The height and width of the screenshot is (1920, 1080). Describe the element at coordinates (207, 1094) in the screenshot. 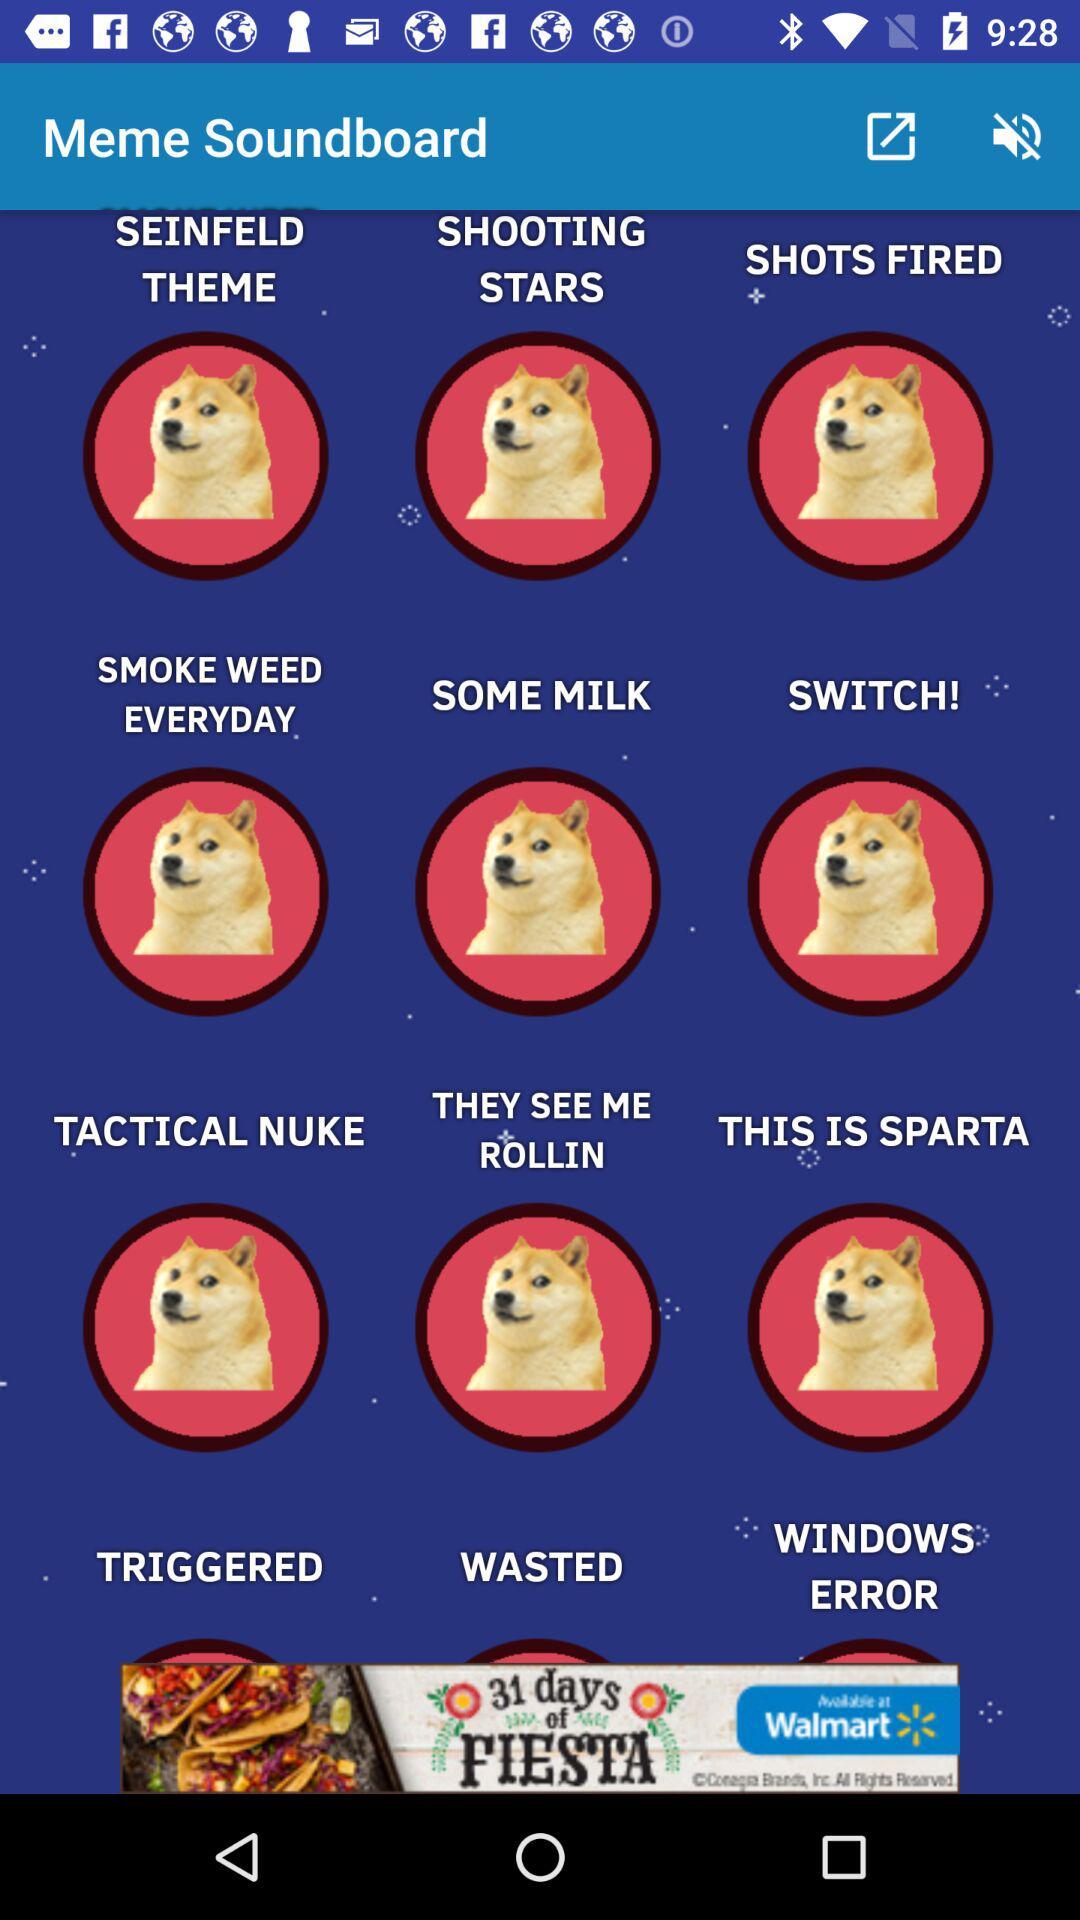

I see `the add image` at that location.